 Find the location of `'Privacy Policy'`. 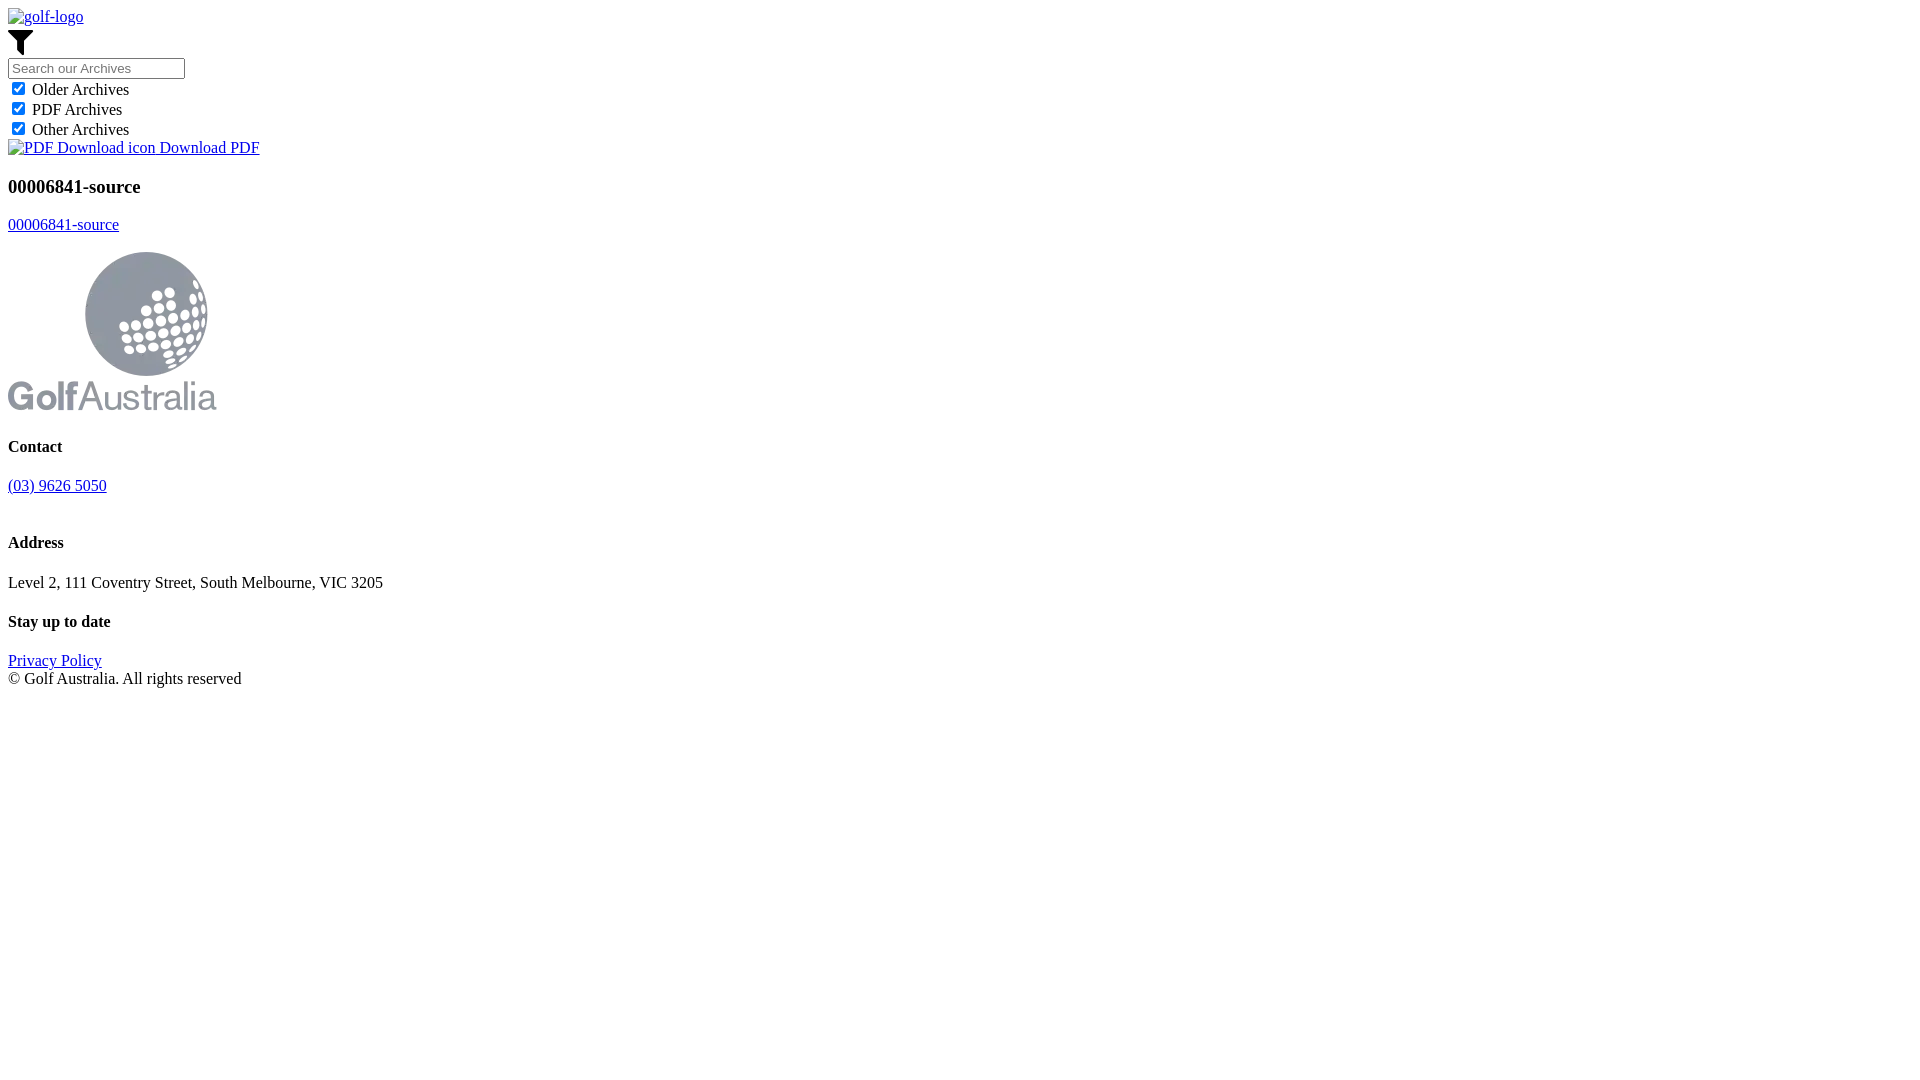

'Privacy Policy' is located at coordinates (54, 660).